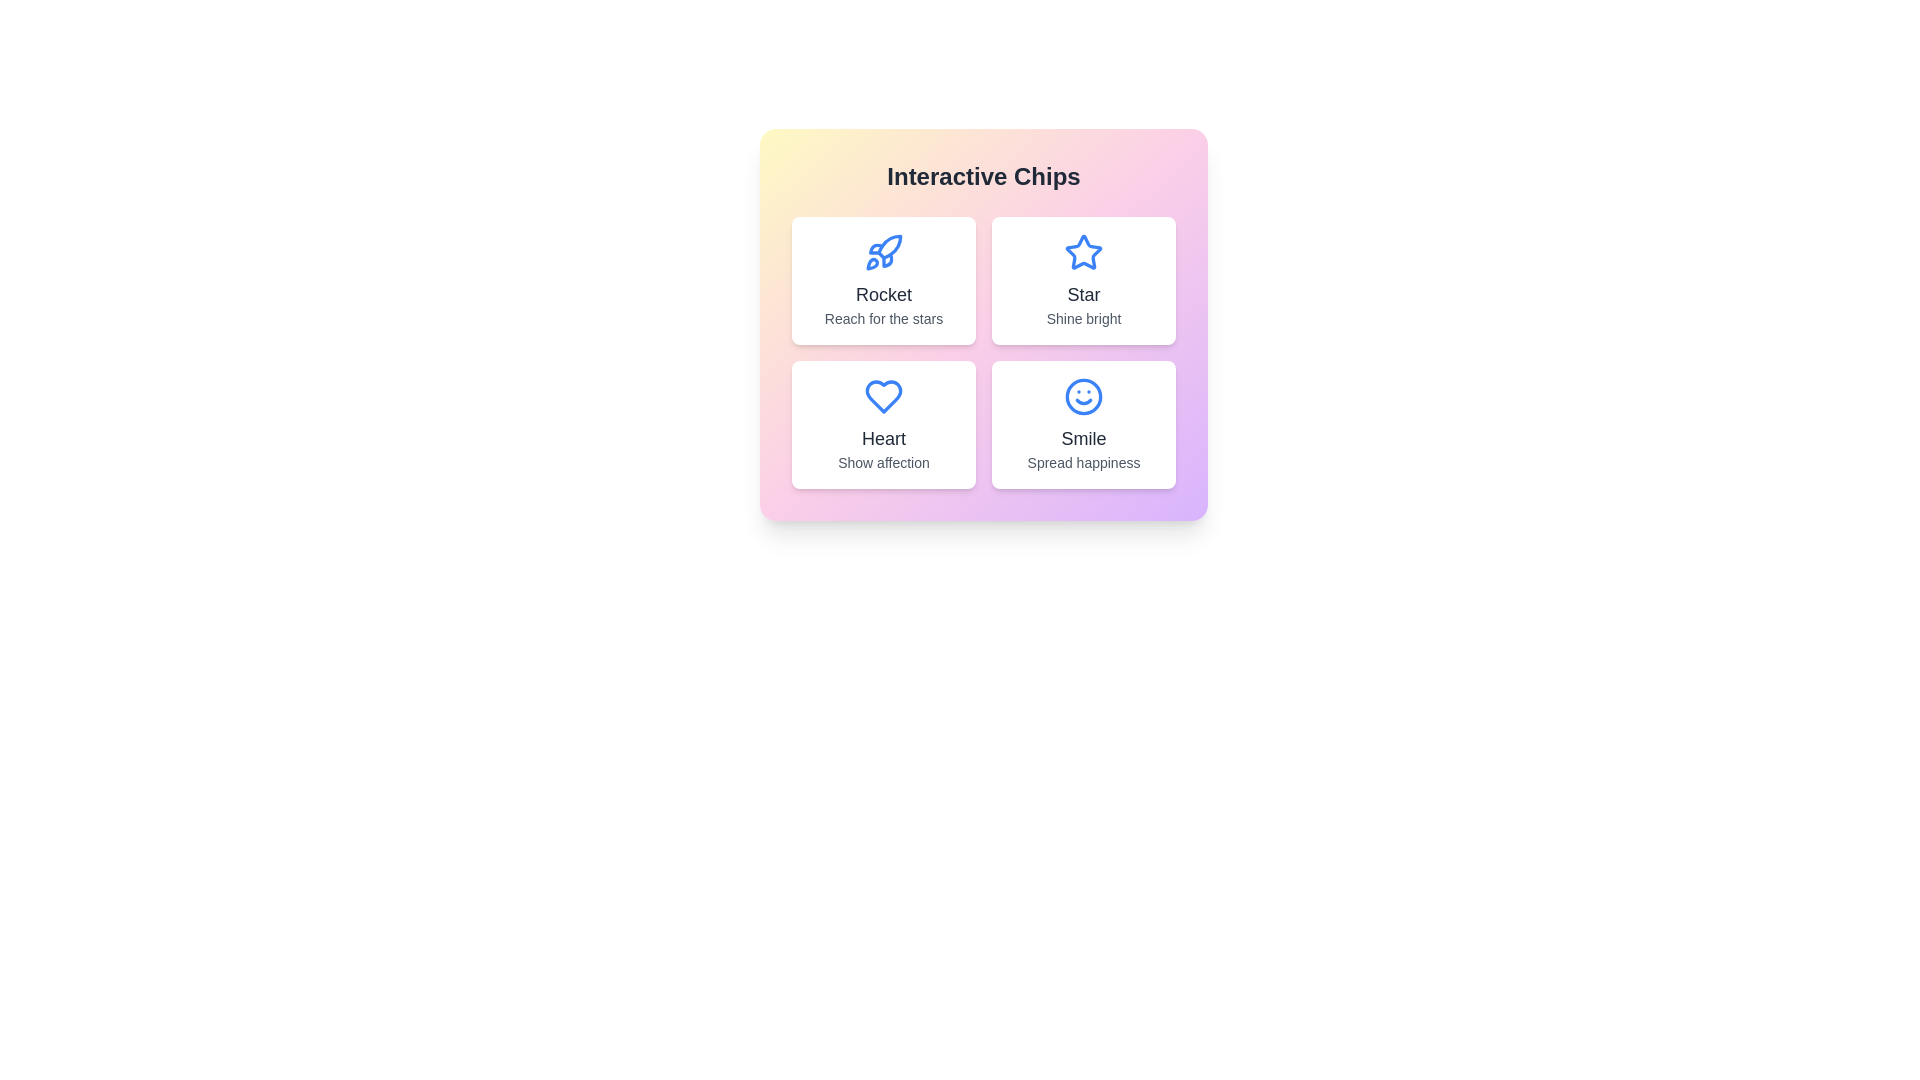 Image resolution: width=1920 pixels, height=1080 pixels. Describe the element at coordinates (882, 423) in the screenshot. I see `the chip labeled Heart to interact with it` at that location.